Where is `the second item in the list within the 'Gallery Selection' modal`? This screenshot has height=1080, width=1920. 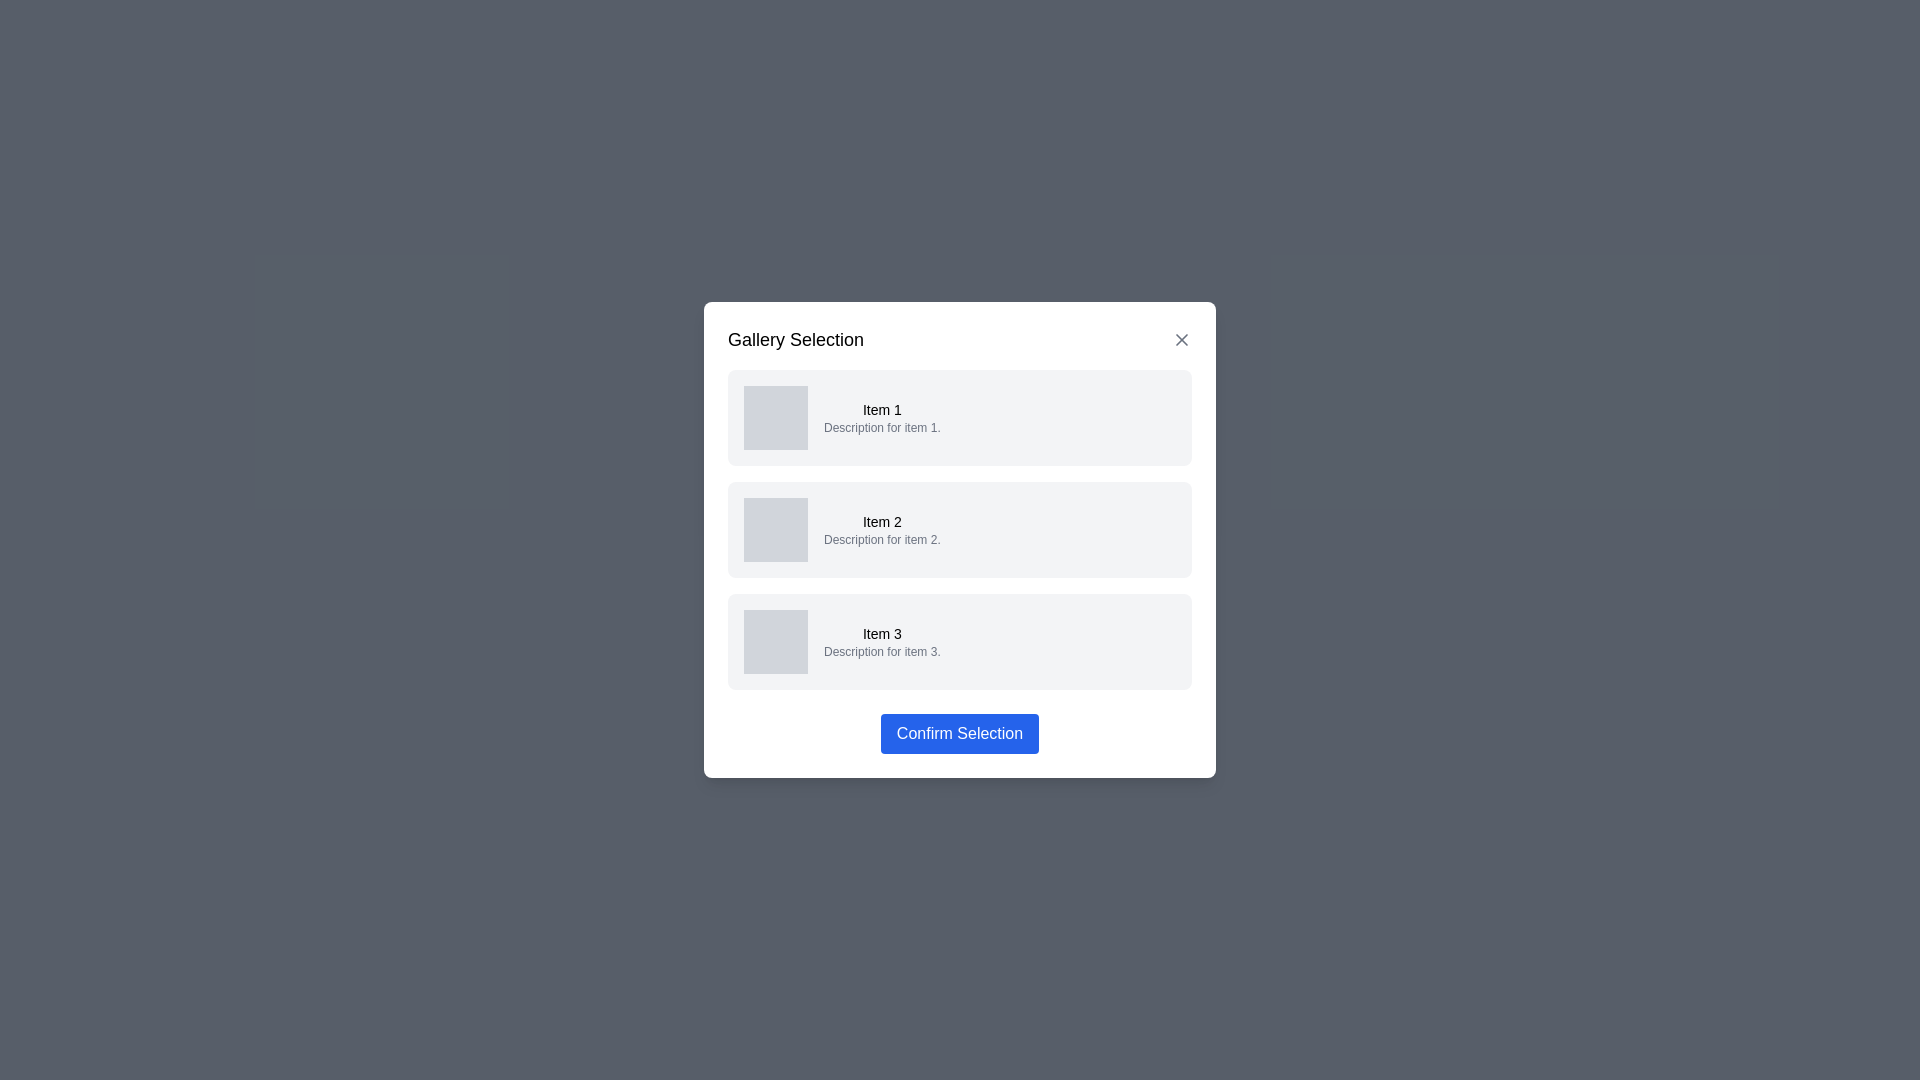
the second item in the list within the 'Gallery Selection' modal is located at coordinates (960, 528).